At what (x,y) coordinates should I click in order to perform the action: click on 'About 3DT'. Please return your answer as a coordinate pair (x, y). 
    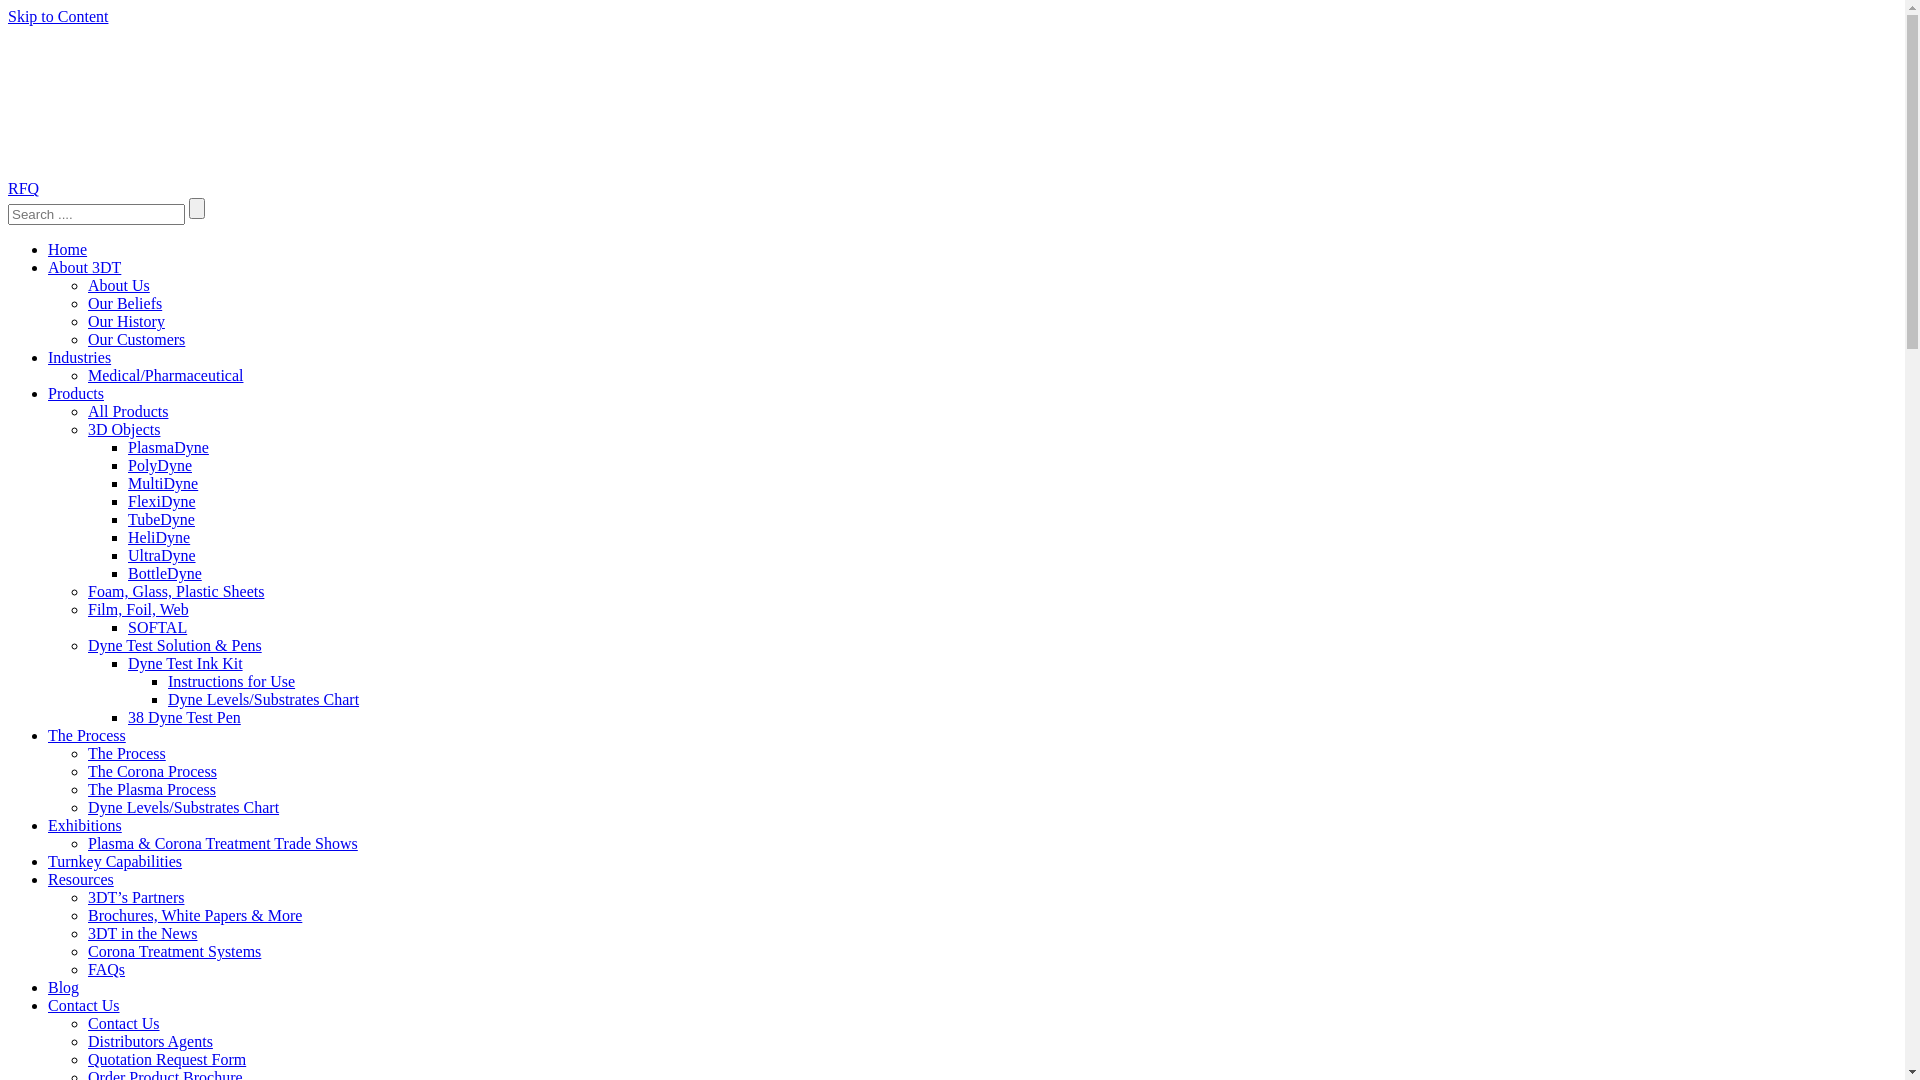
    Looking at the image, I should click on (83, 266).